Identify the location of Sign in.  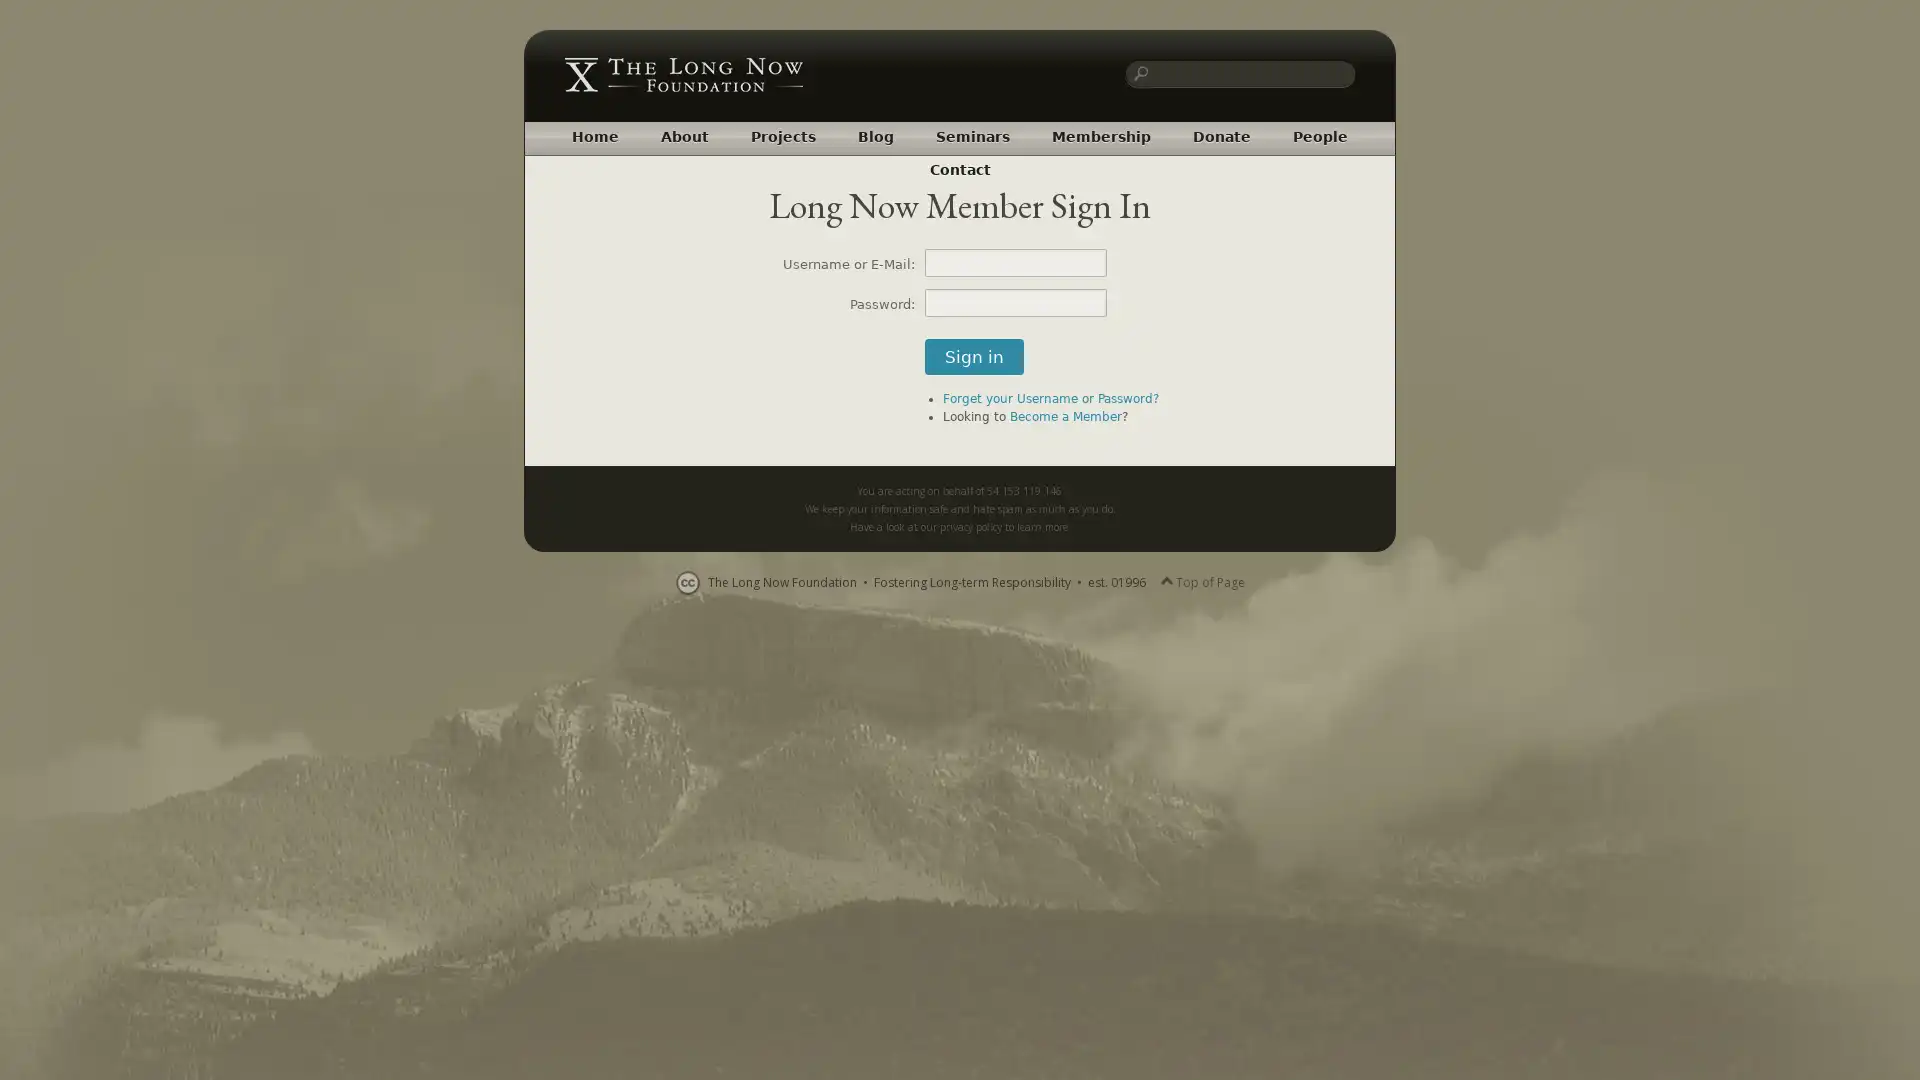
(974, 356).